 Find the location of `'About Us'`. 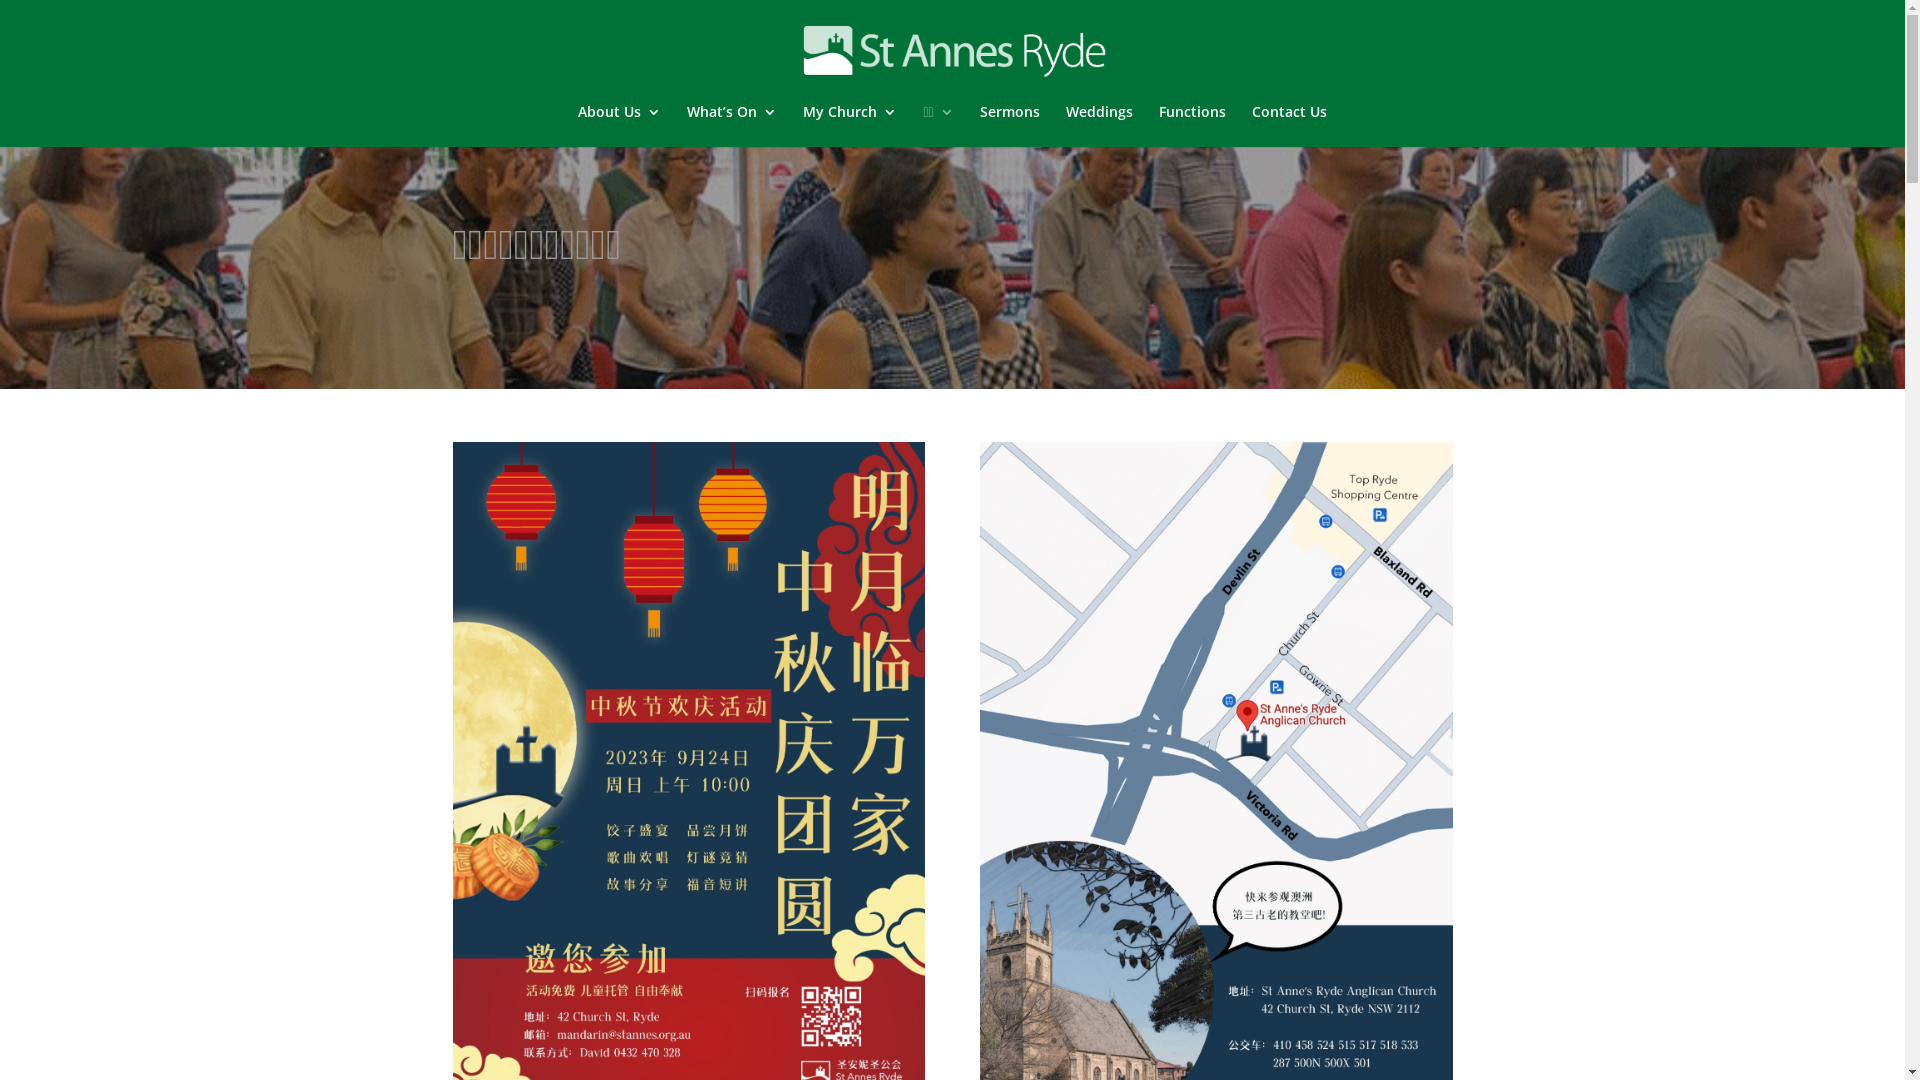

'About Us' is located at coordinates (618, 126).